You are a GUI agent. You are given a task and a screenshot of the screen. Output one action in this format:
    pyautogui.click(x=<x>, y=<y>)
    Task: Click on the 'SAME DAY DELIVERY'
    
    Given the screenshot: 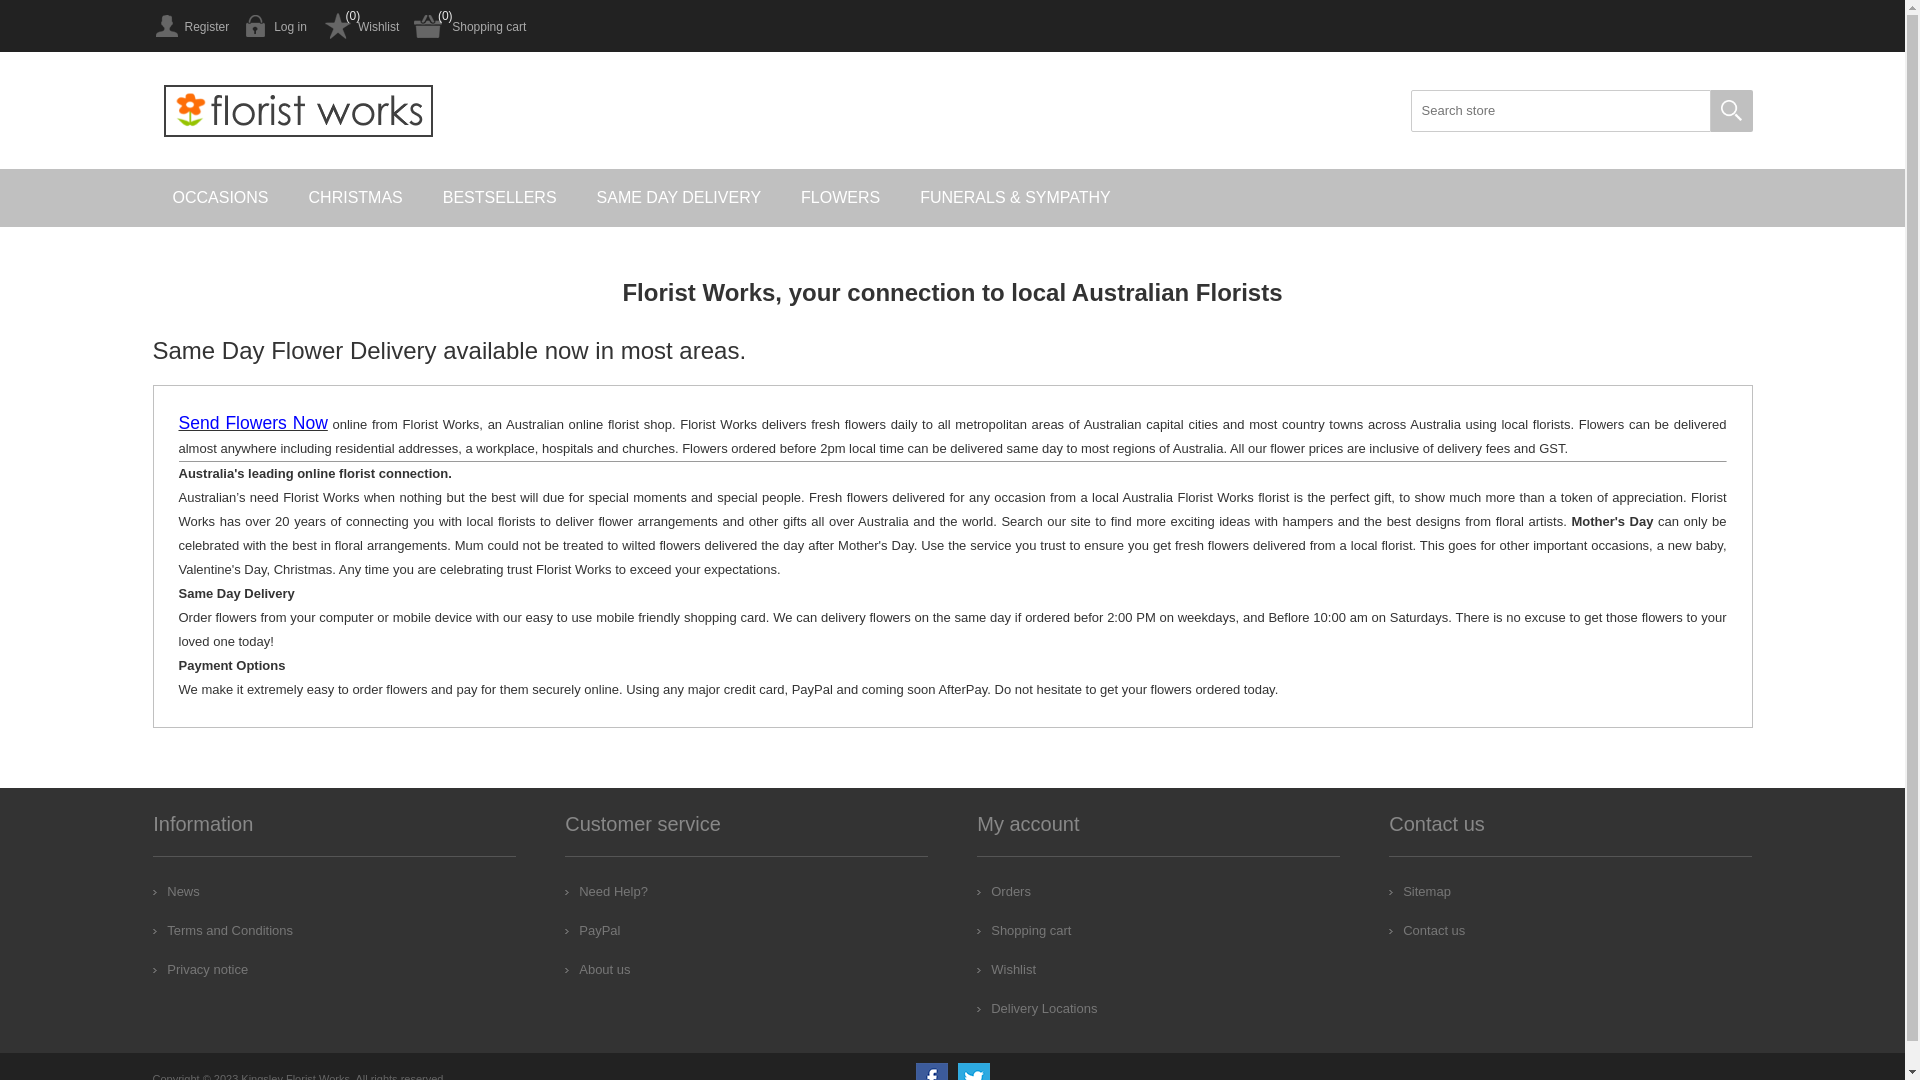 What is the action you would take?
    pyautogui.click(x=679, y=197)
    